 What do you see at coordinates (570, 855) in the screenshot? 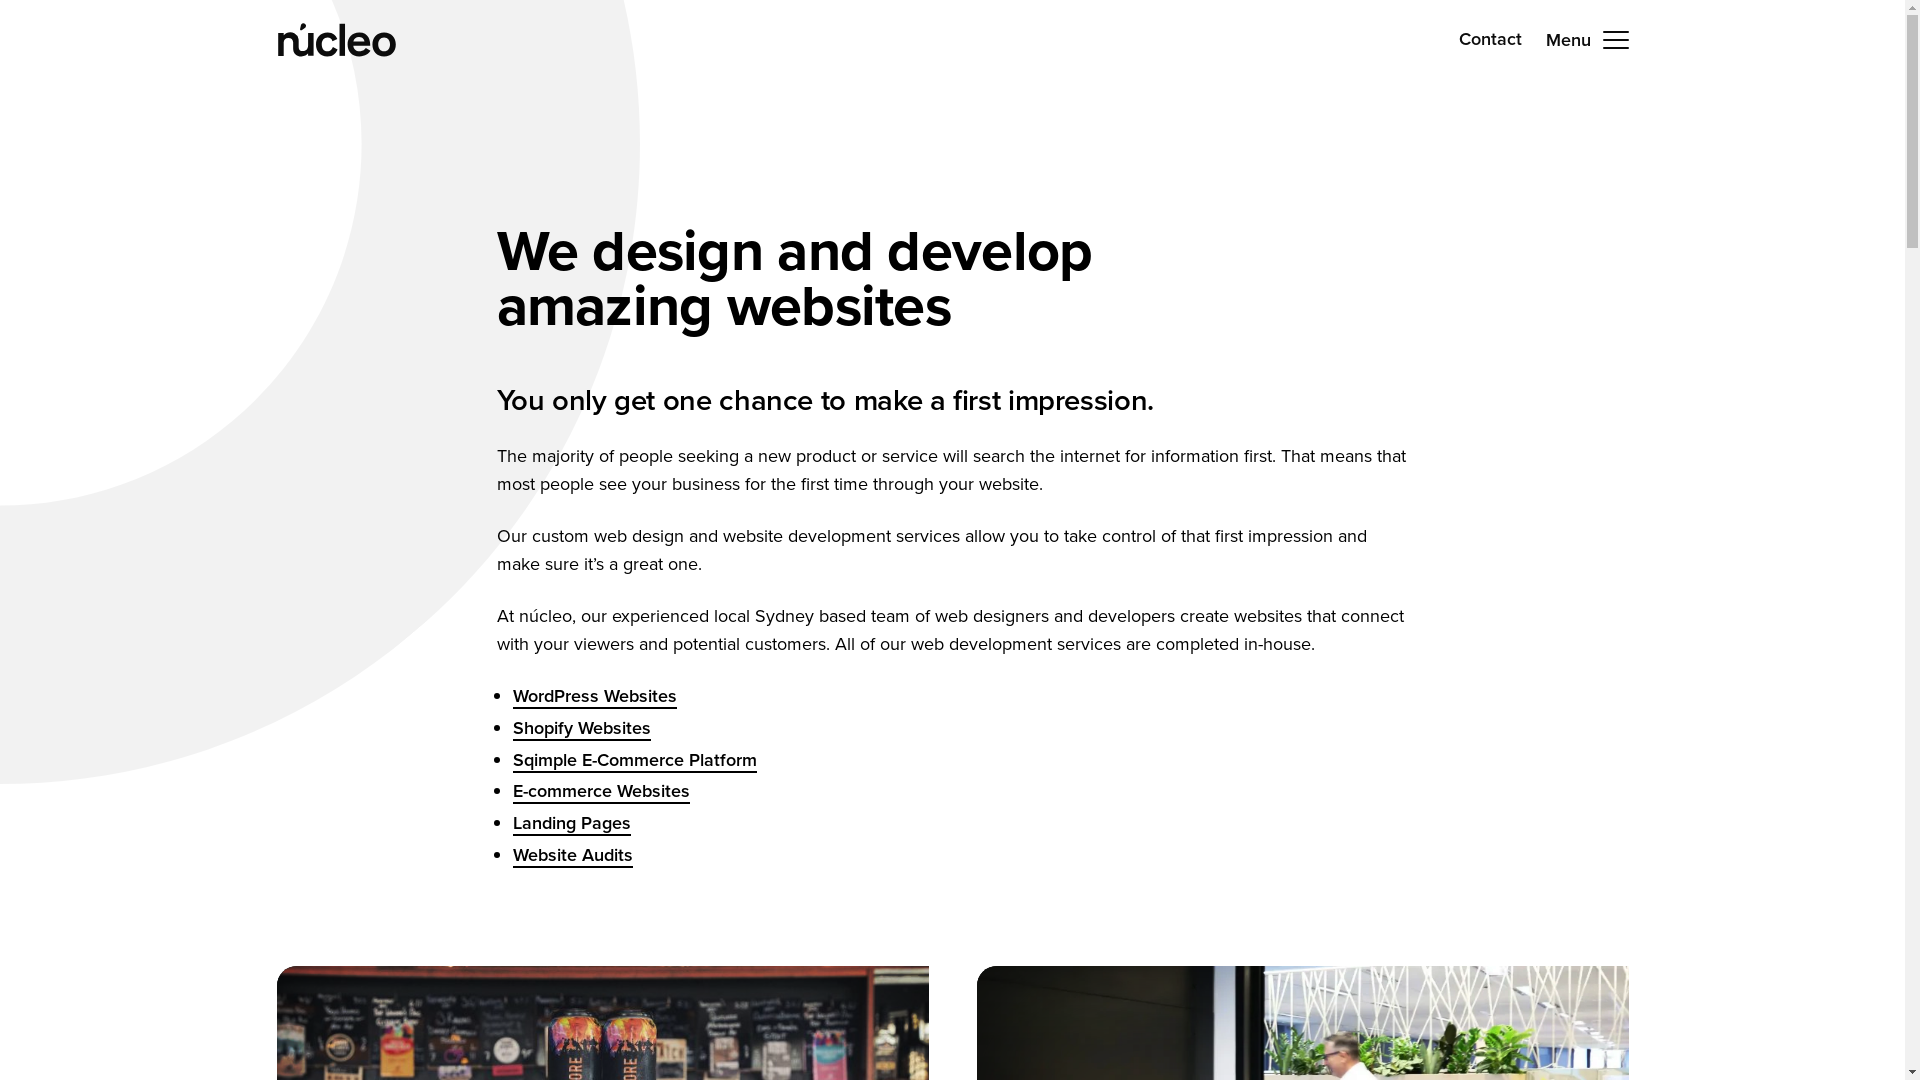
I see `'Website Audits'` at bounding box center [570, 855].